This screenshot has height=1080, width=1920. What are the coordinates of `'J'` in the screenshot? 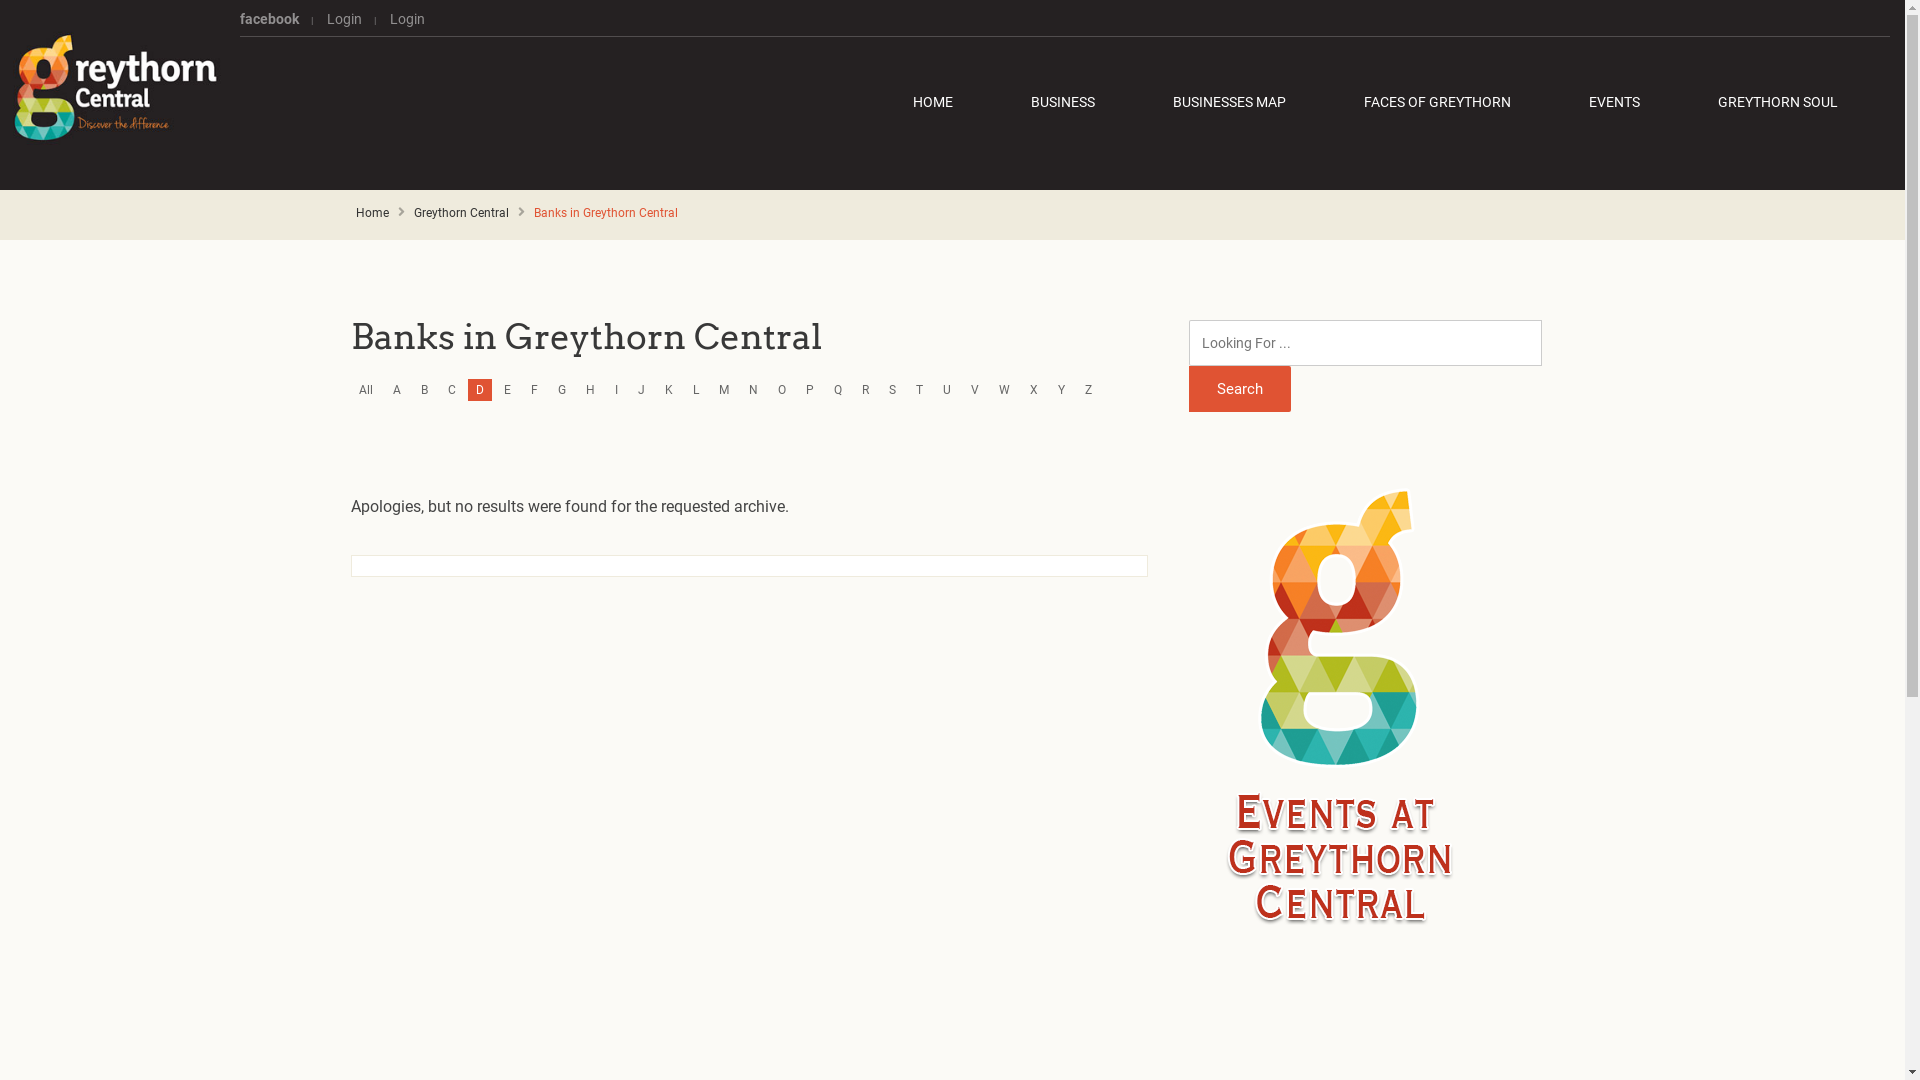 It's located at (641, 389).